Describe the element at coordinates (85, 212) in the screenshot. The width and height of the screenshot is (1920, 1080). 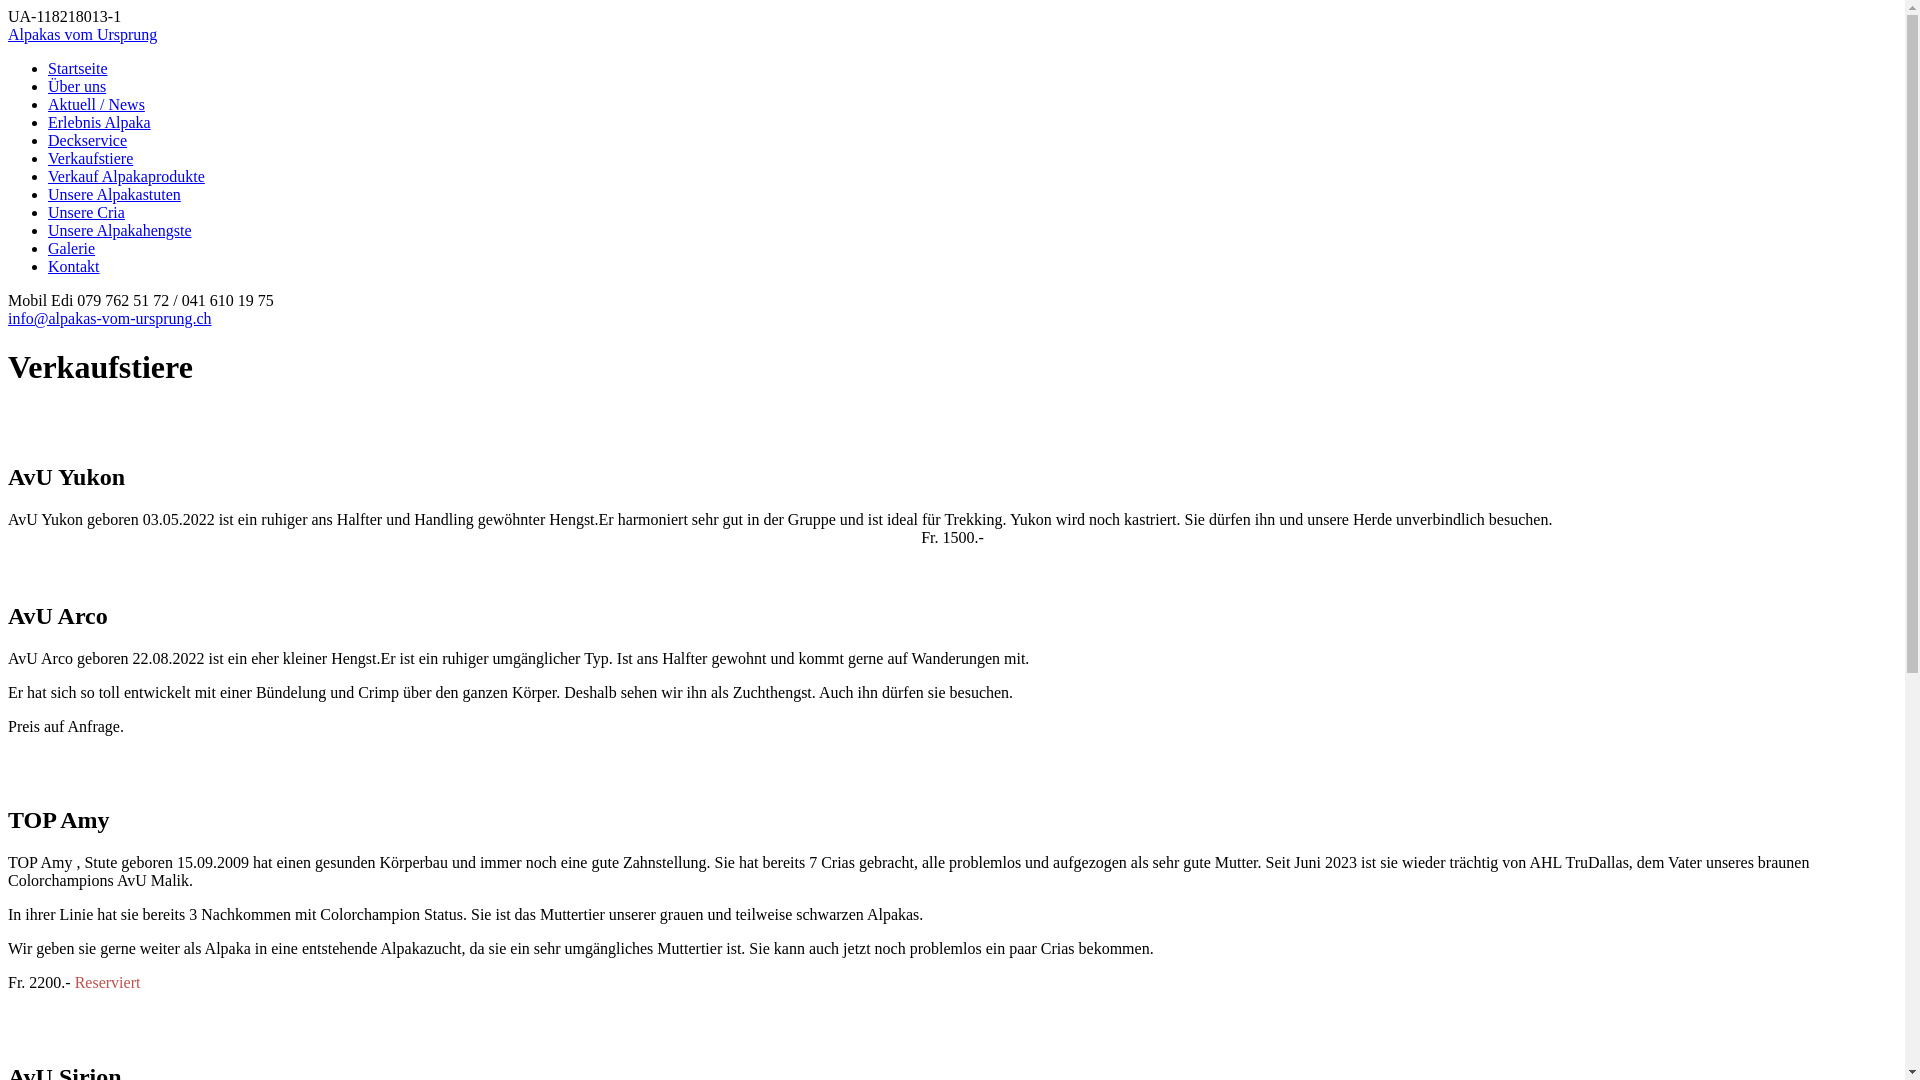
I see `'Unsere Cria'` at that location.